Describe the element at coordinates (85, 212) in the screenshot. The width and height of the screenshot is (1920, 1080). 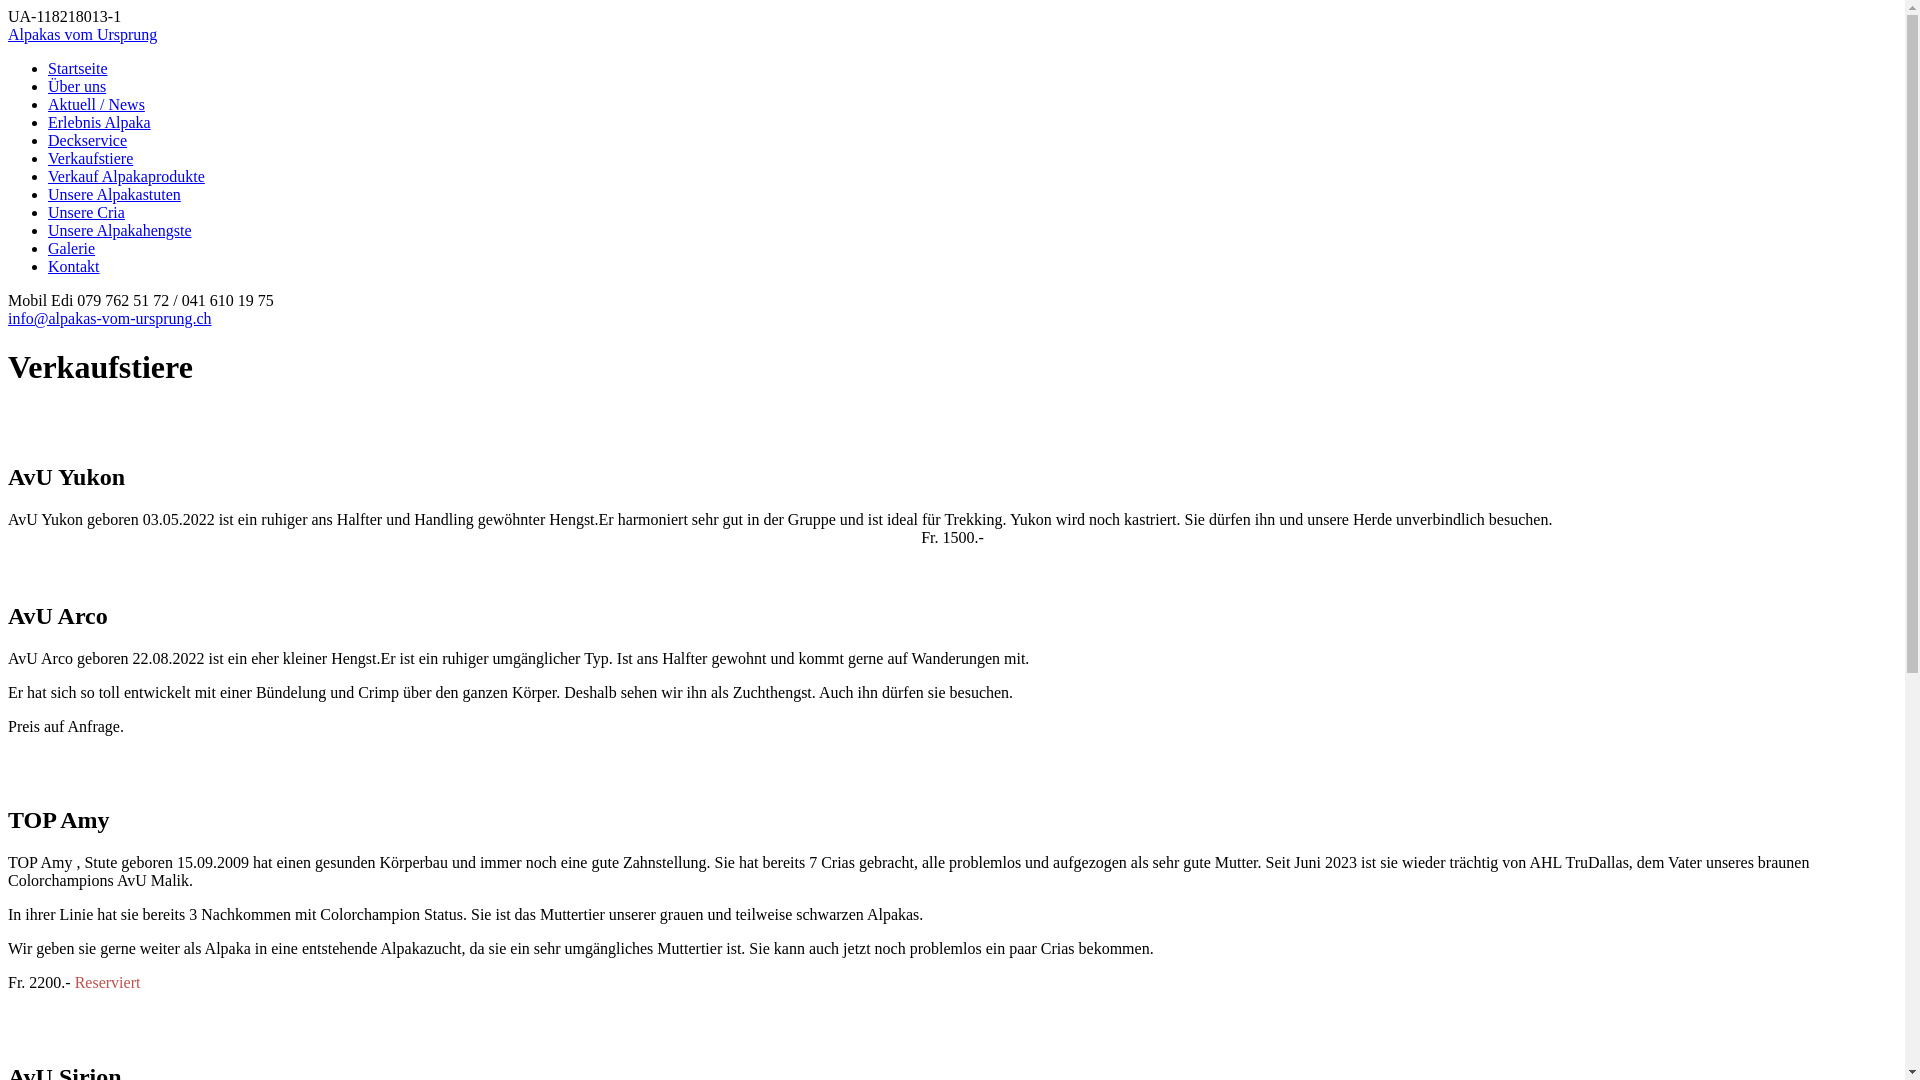
I see `'Unsere Cria'` at that location.